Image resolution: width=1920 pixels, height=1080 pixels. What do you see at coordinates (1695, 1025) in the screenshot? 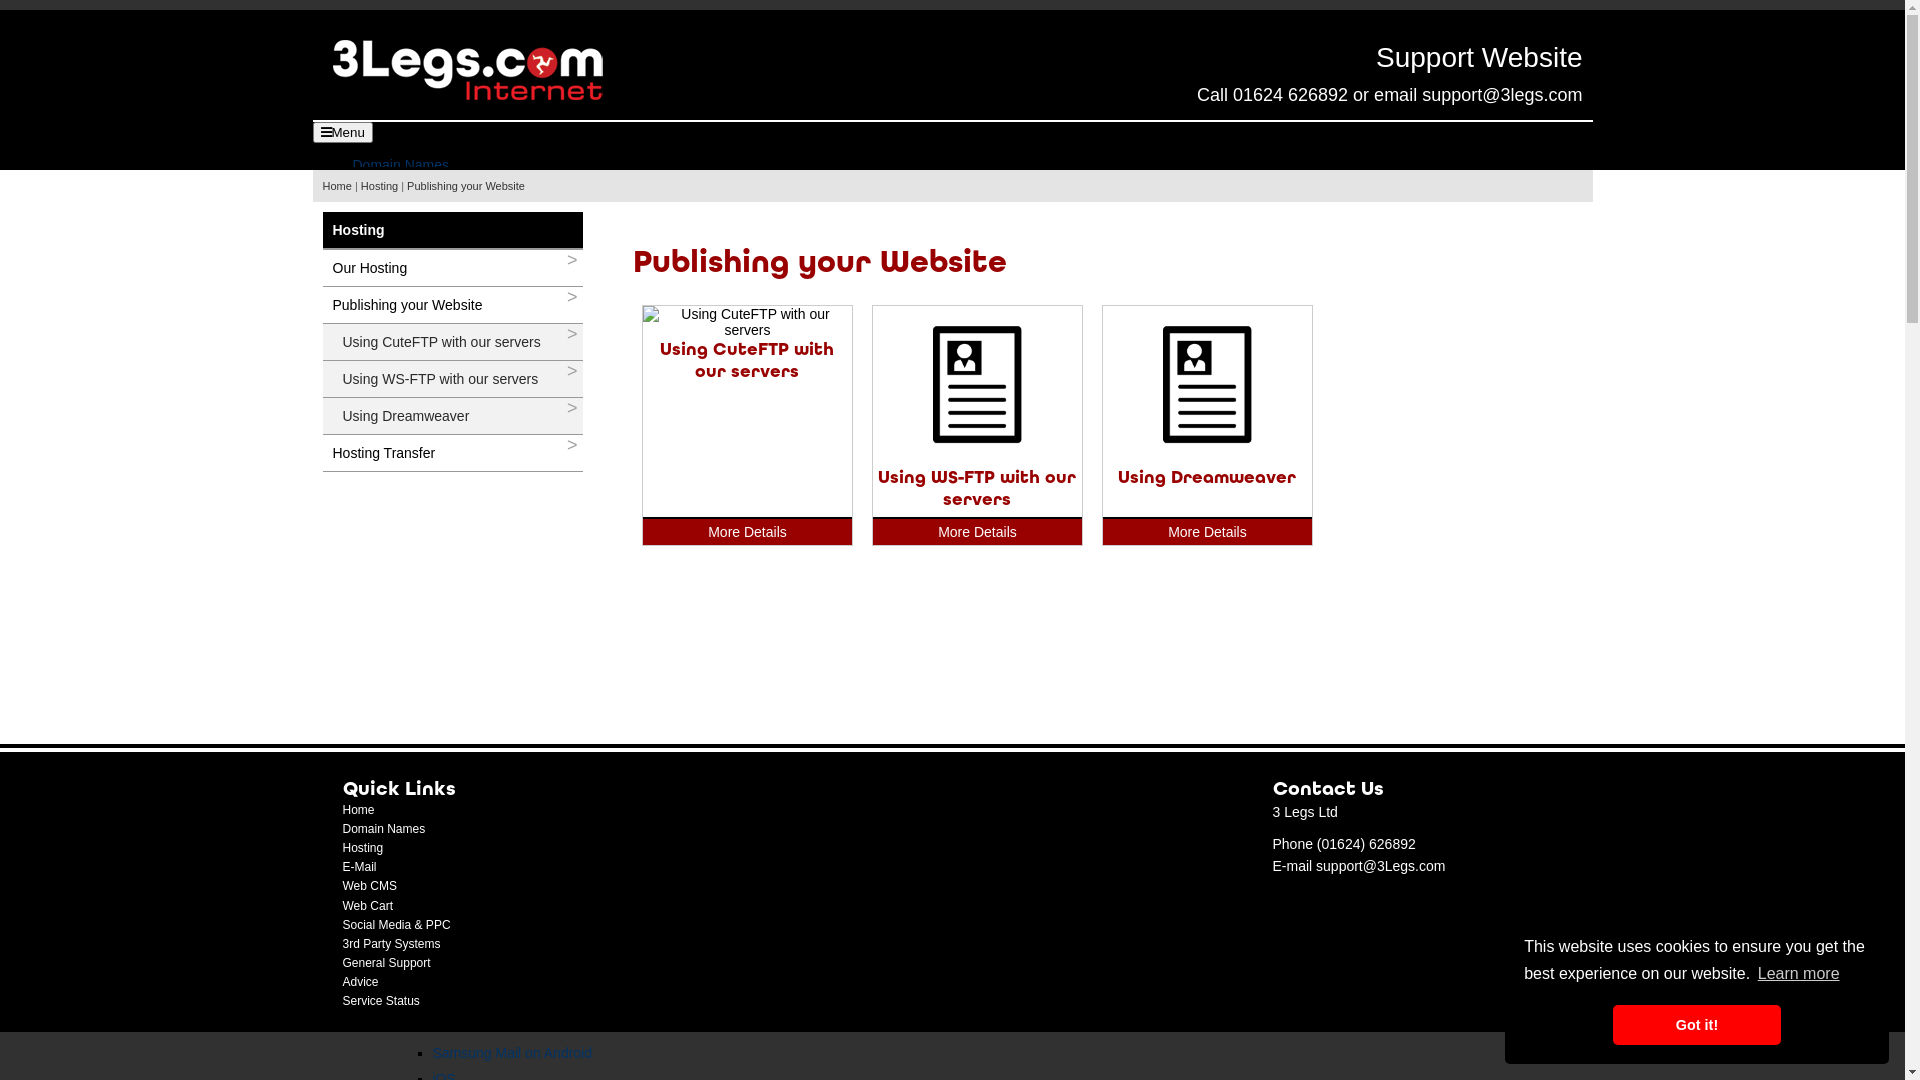
I see `'Got it!'` at bounding box center [1695, 1025].